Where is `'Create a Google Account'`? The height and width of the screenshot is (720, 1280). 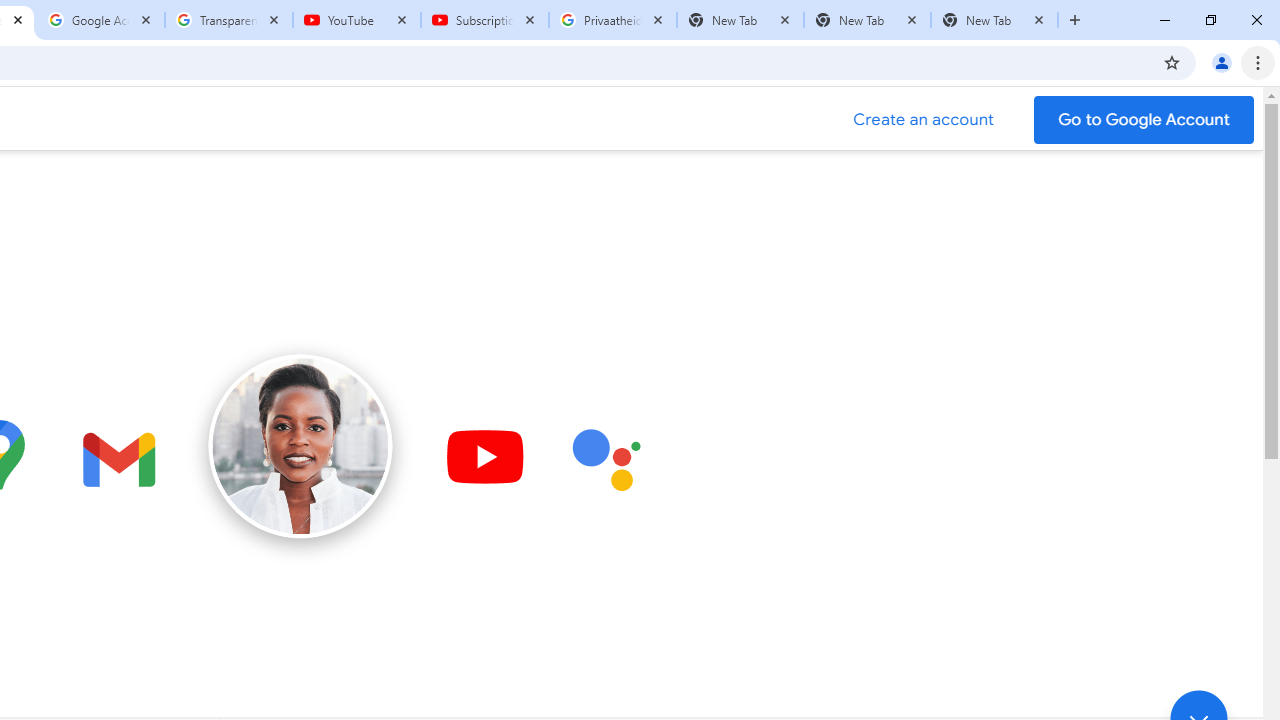
'Create a Google Account' is located at coordinates (923, 119).